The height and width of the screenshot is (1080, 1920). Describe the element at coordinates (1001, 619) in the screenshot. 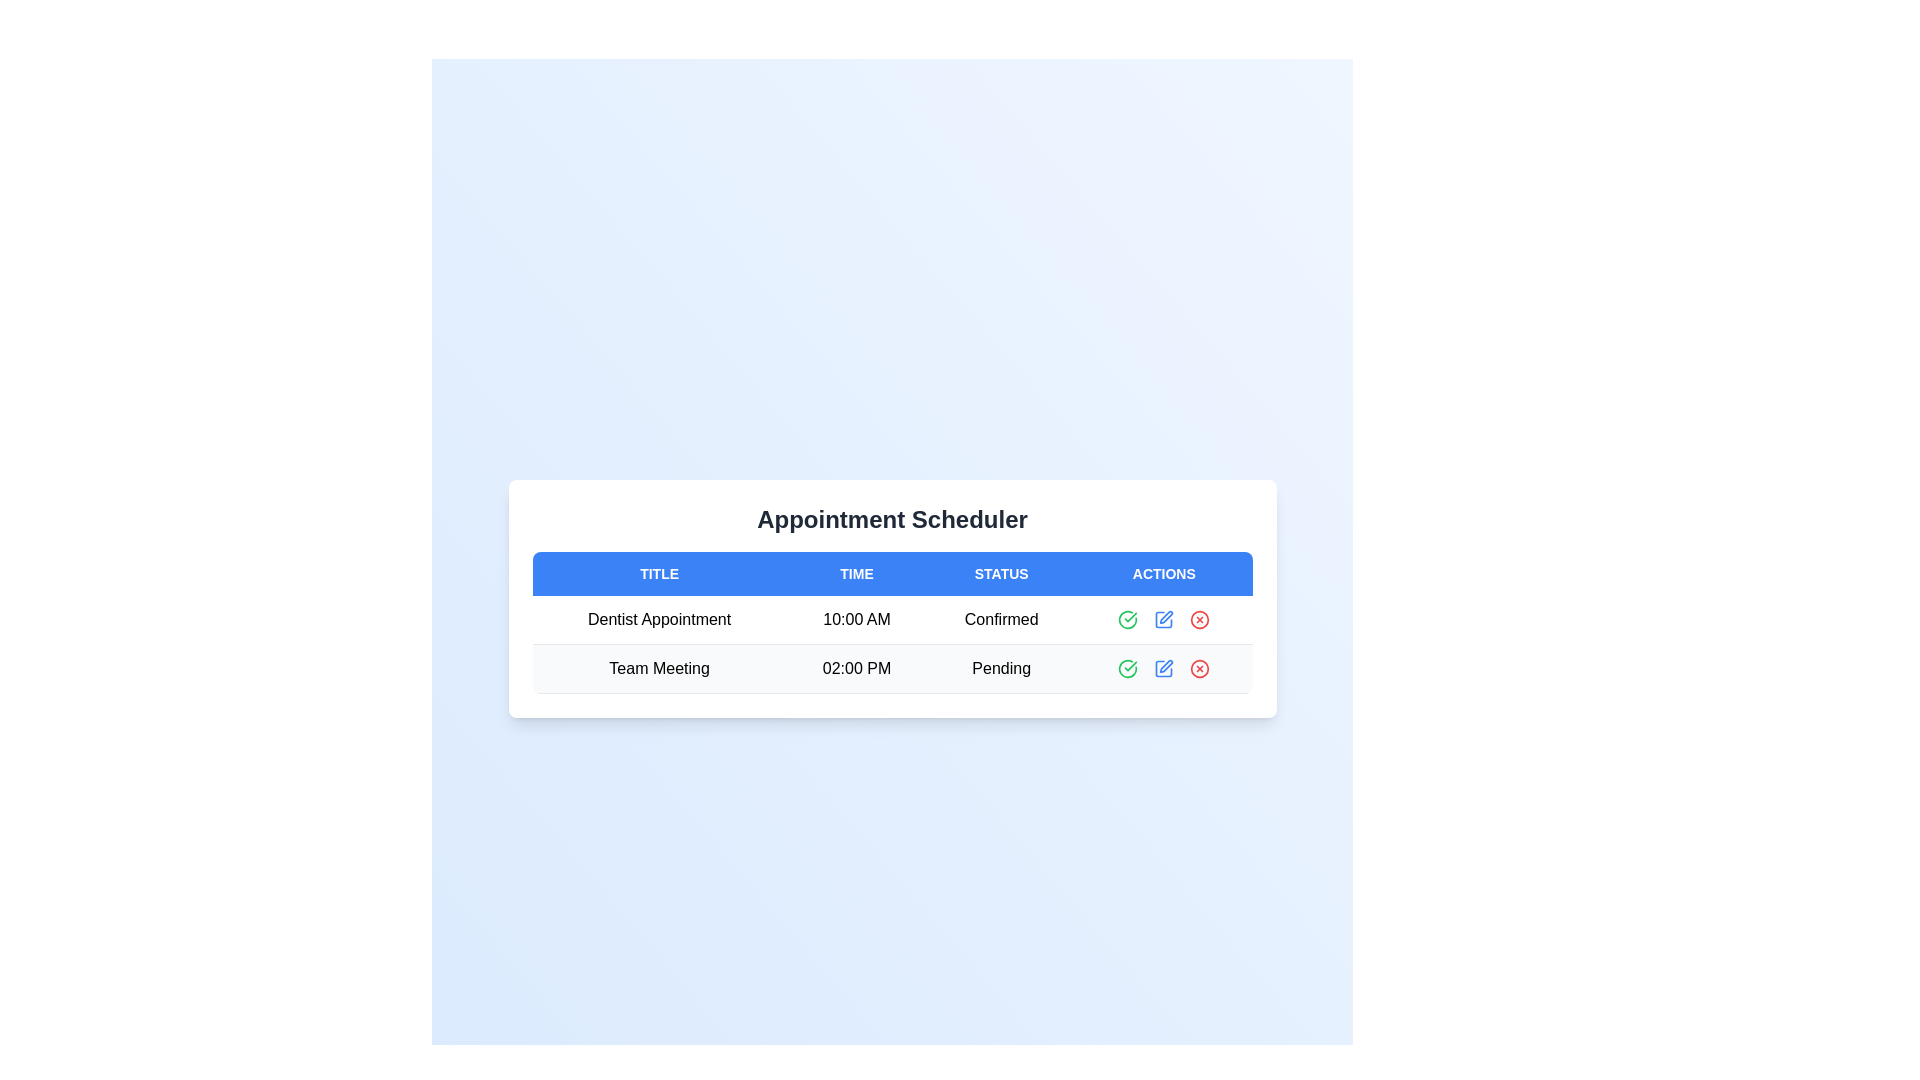

I see `the static text label displaying 'Confirmed' in the 'Status' column of the 'Dentist Appointment' row in the table` at that location.